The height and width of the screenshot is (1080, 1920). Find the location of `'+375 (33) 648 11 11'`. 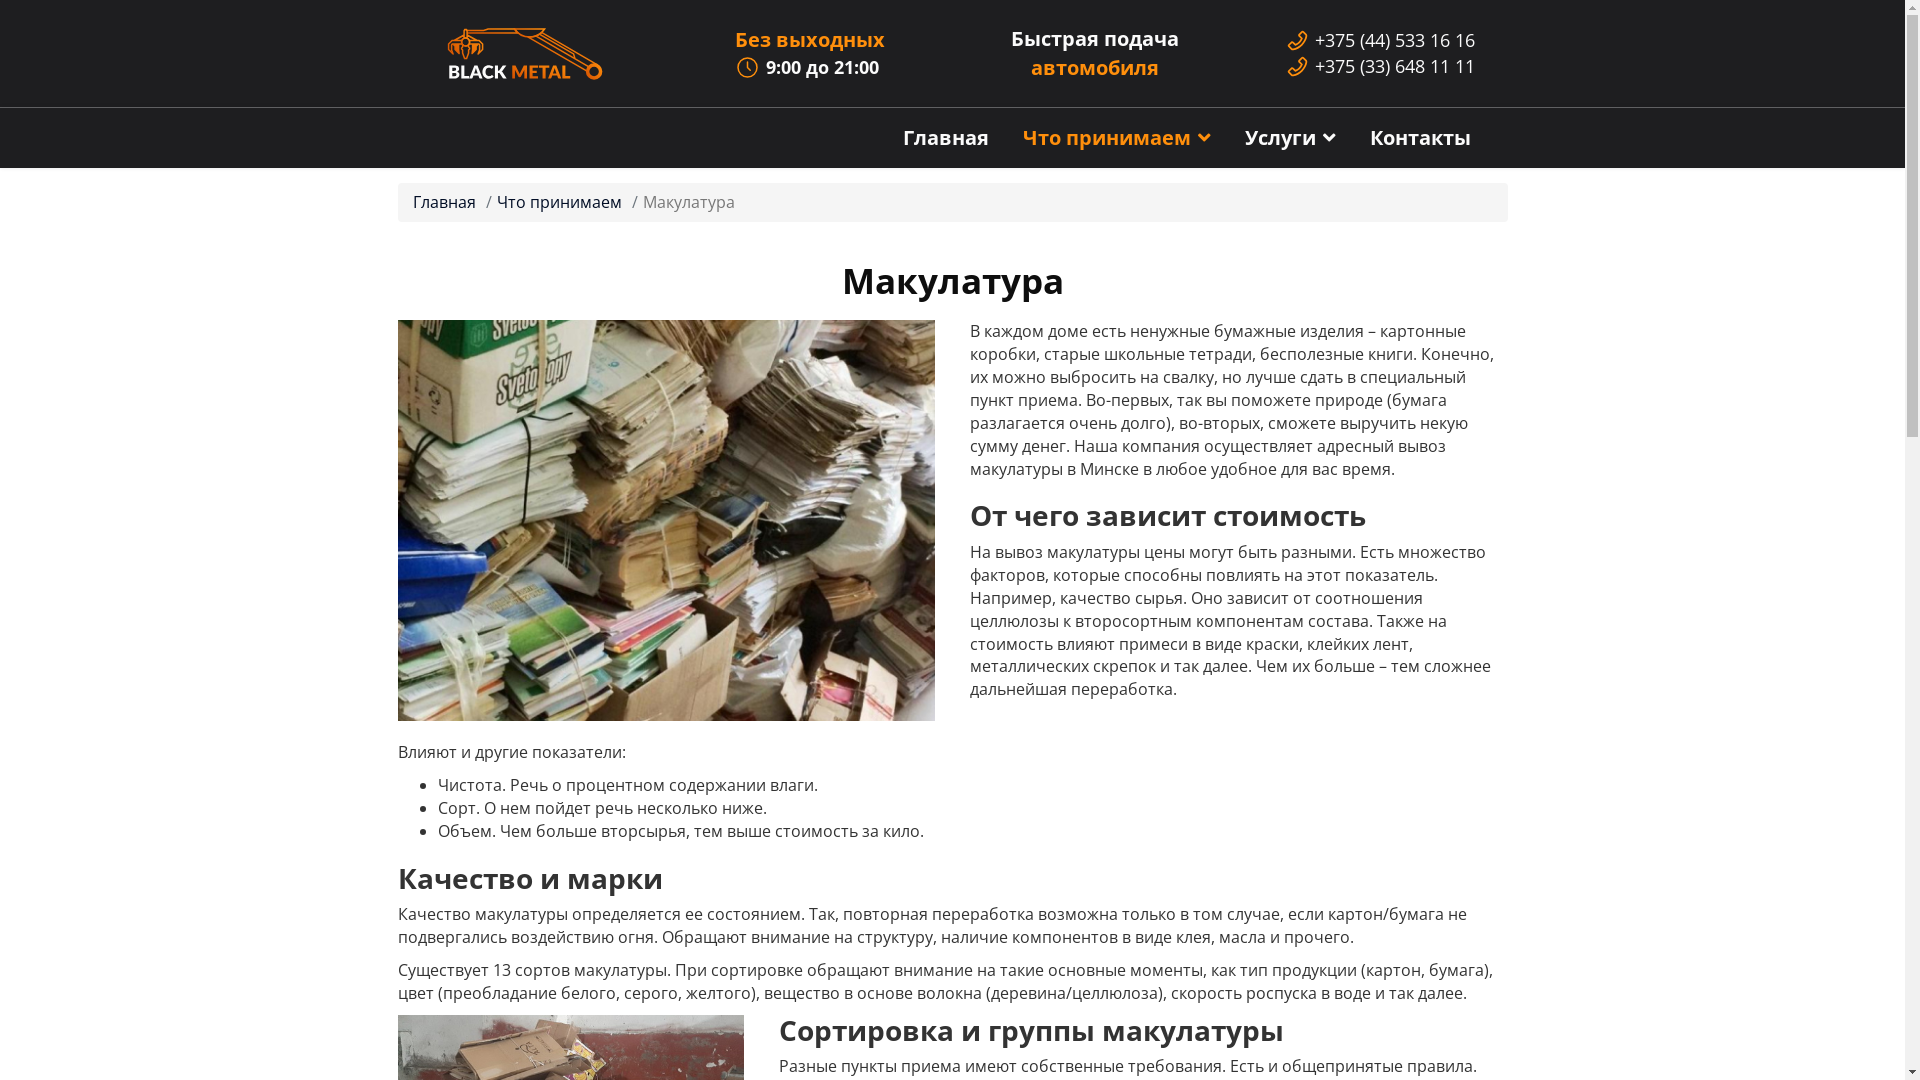

'+375 (33) 648 11 11' is located at coordinates (1394, 64).